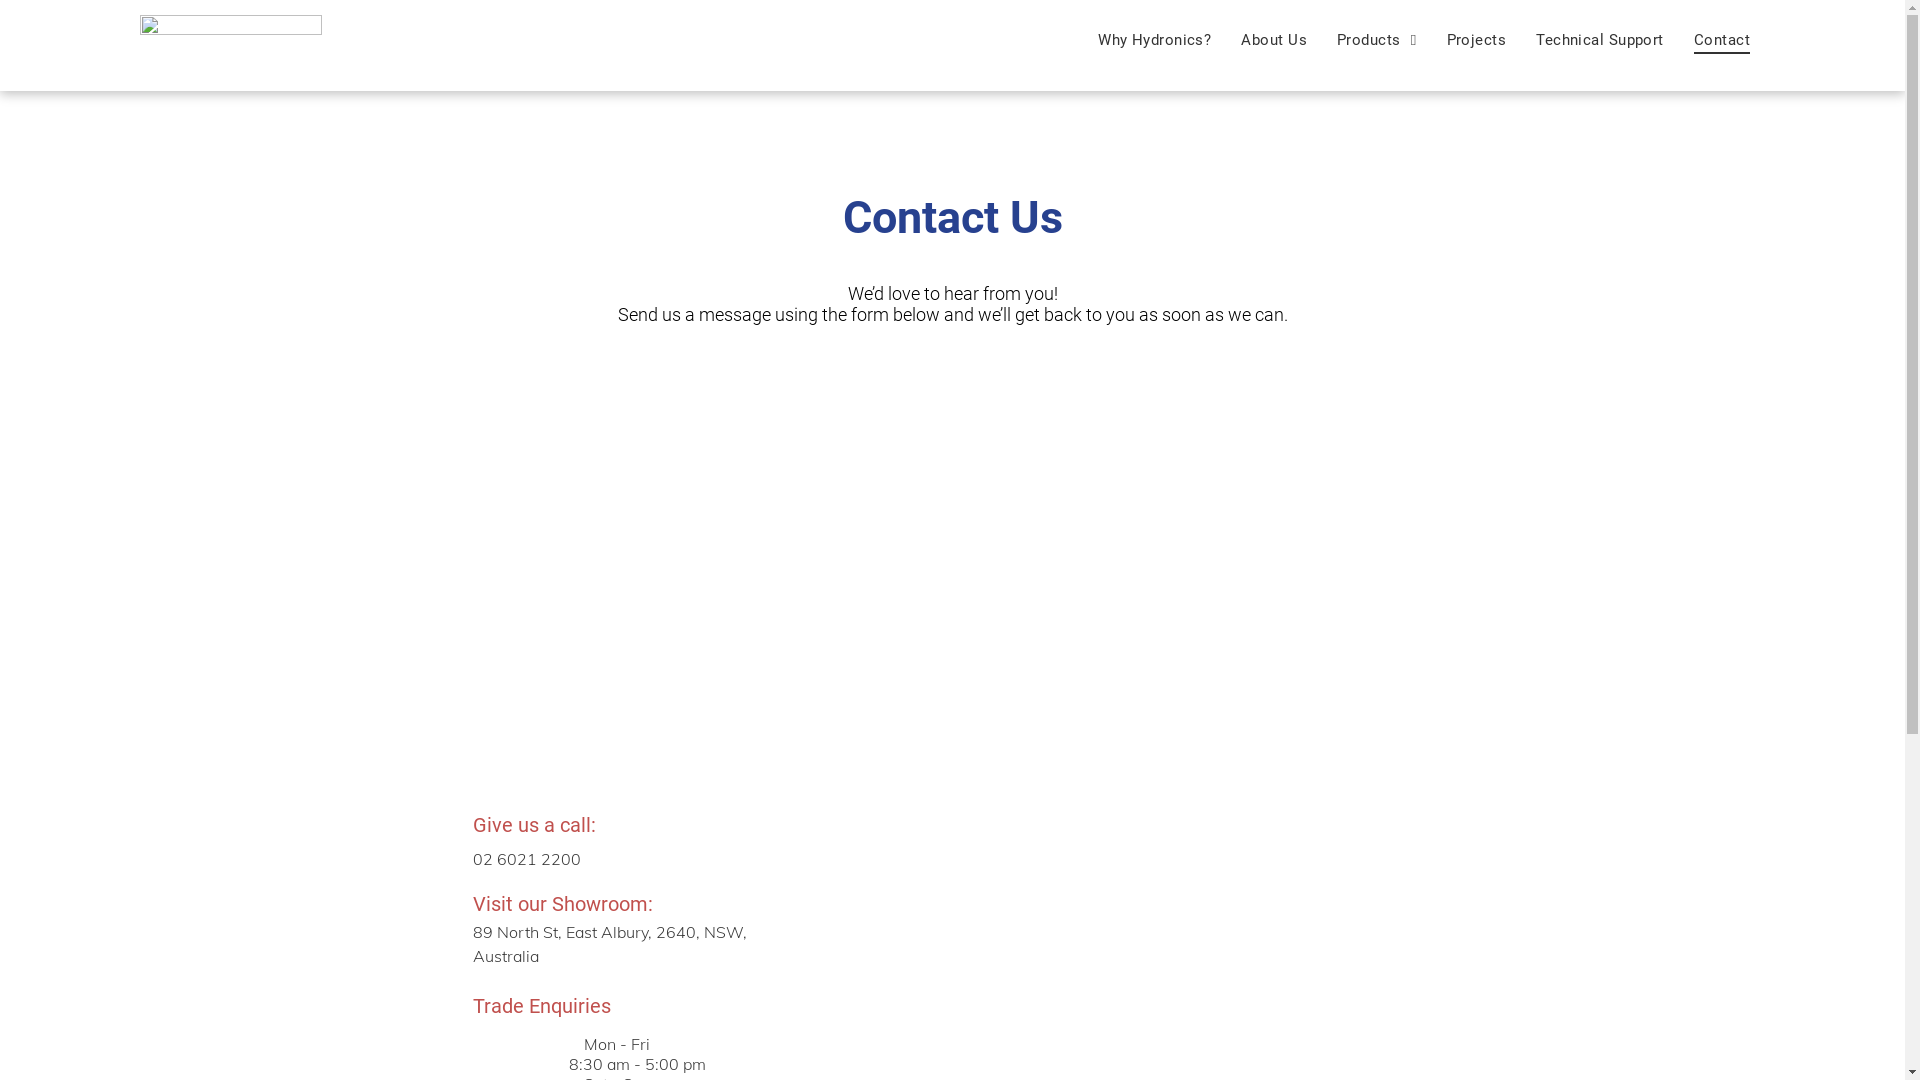  I want to click on 'Technical Support', so click(1598, 39).